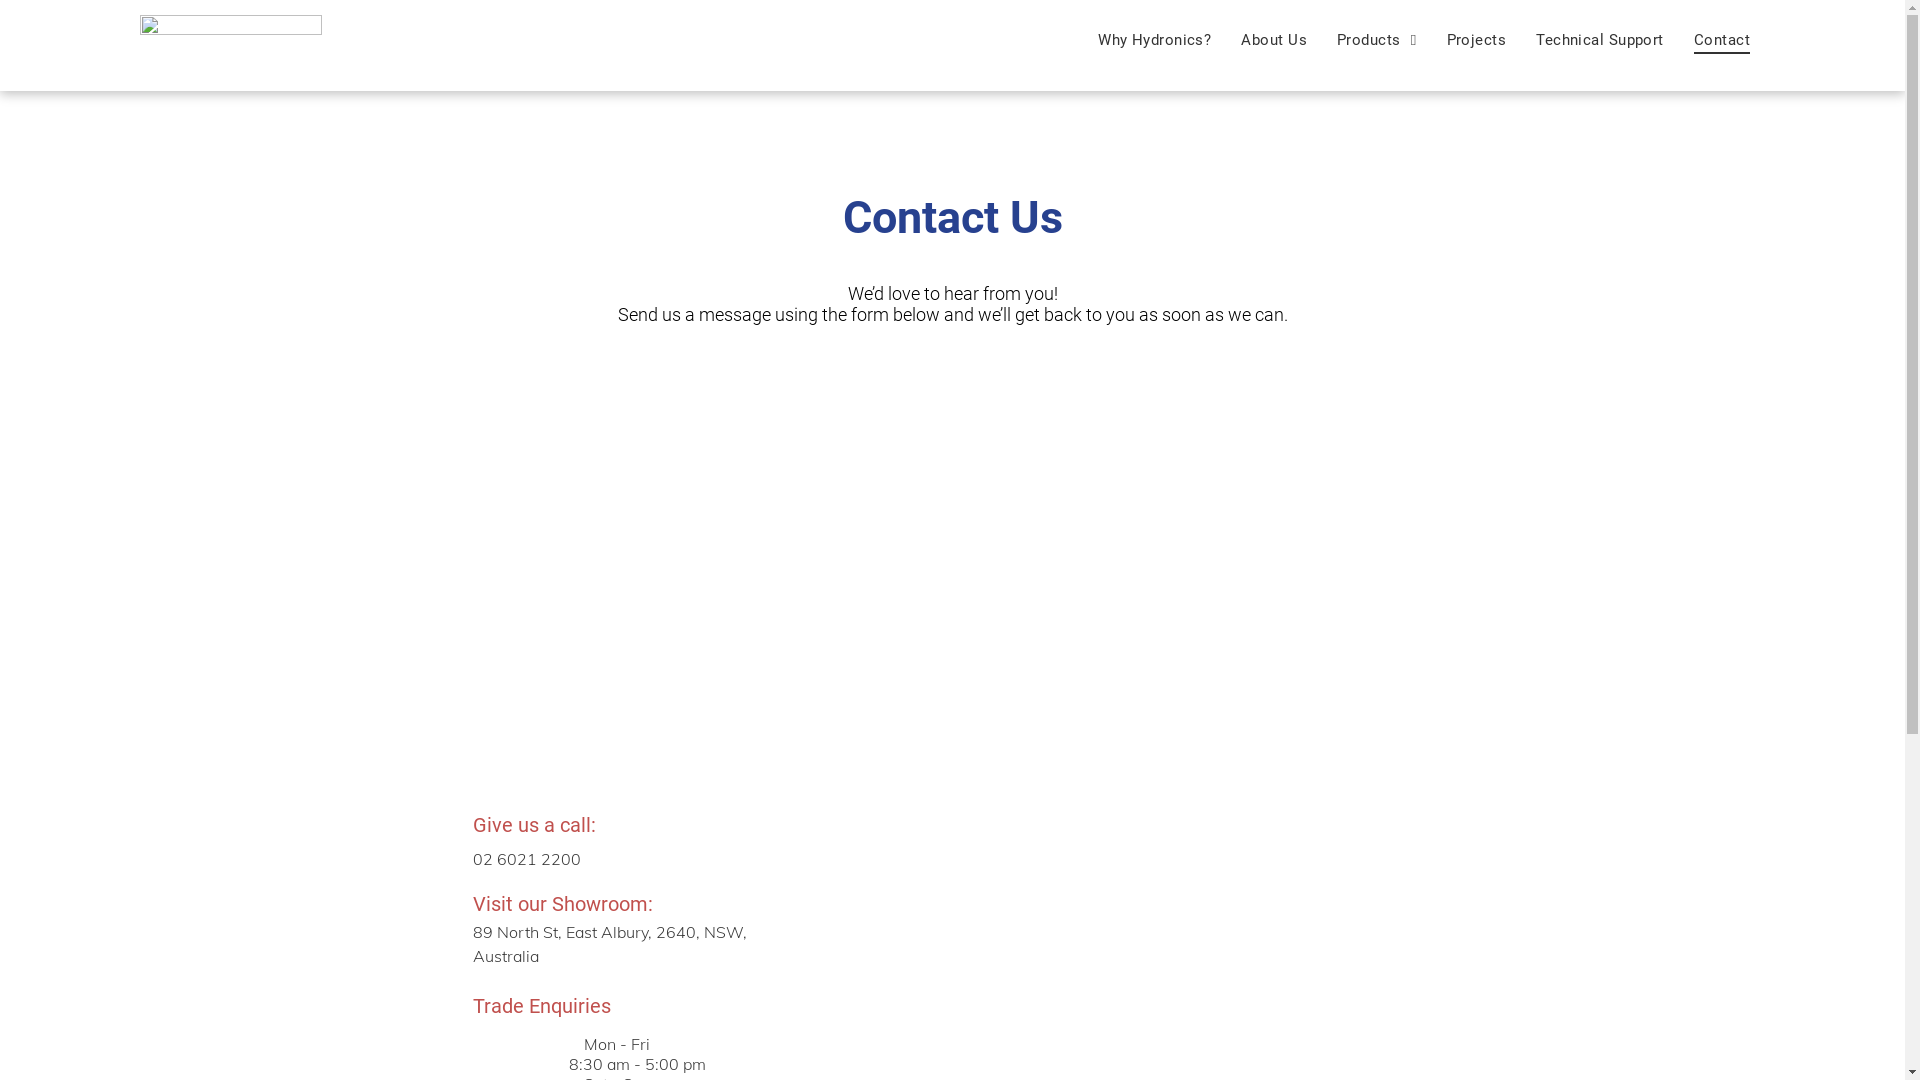  I want to click on 'Technical Support', so click(1598, 39).